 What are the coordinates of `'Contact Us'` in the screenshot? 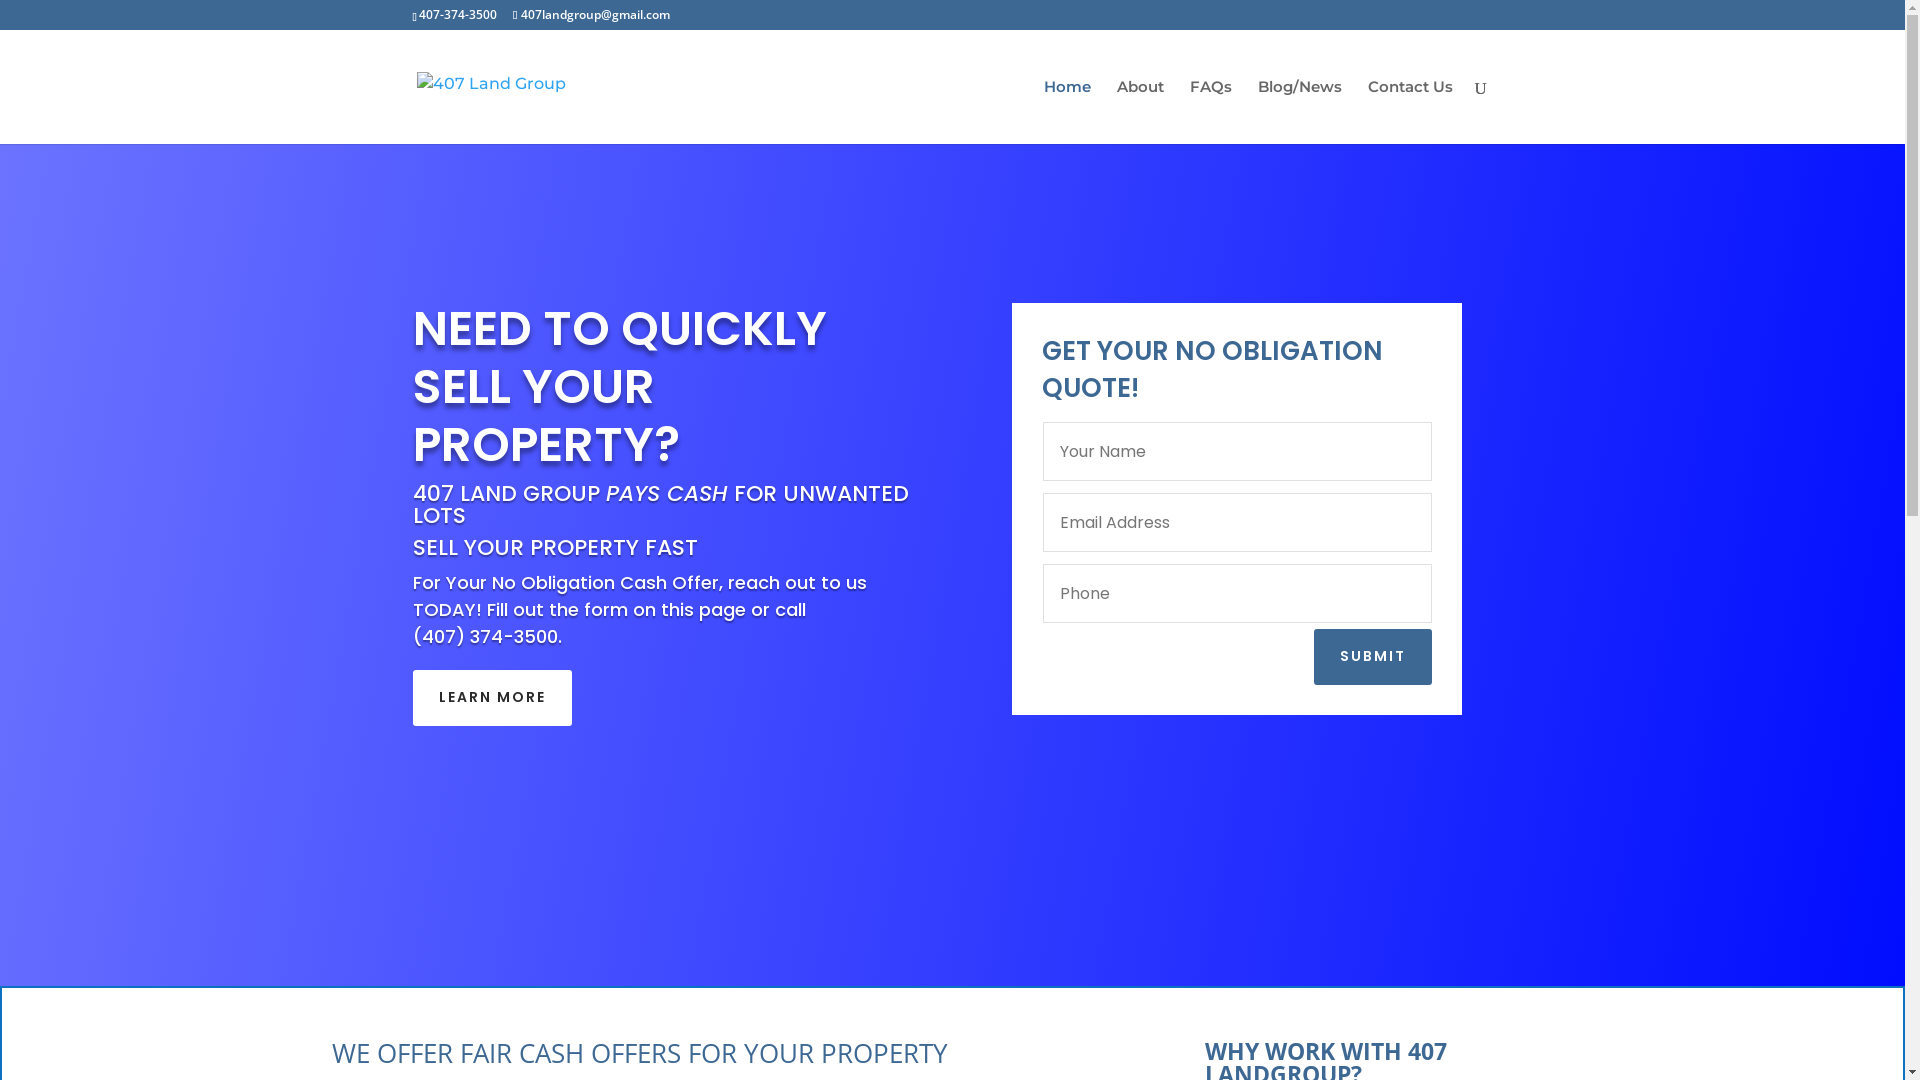 It's located at (1367, 111).